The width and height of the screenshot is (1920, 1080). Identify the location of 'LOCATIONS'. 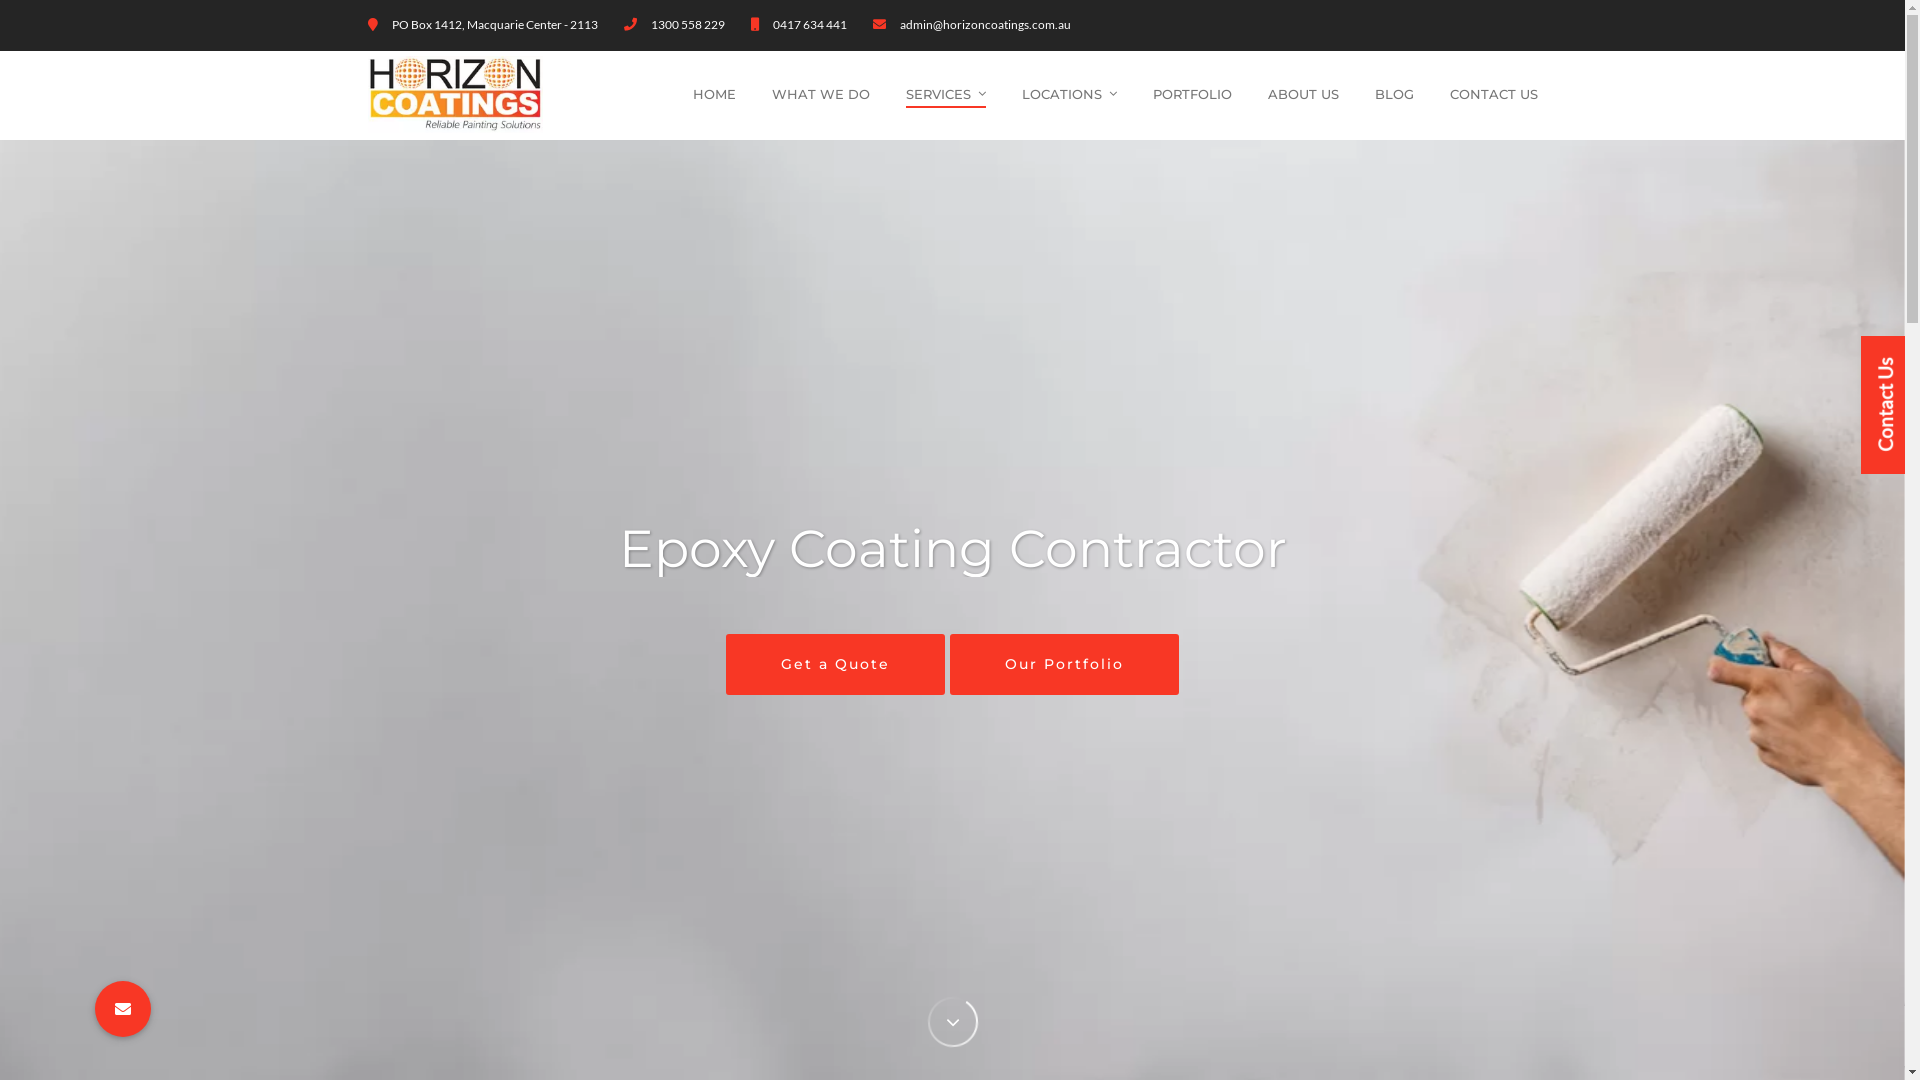
(1068, 93).